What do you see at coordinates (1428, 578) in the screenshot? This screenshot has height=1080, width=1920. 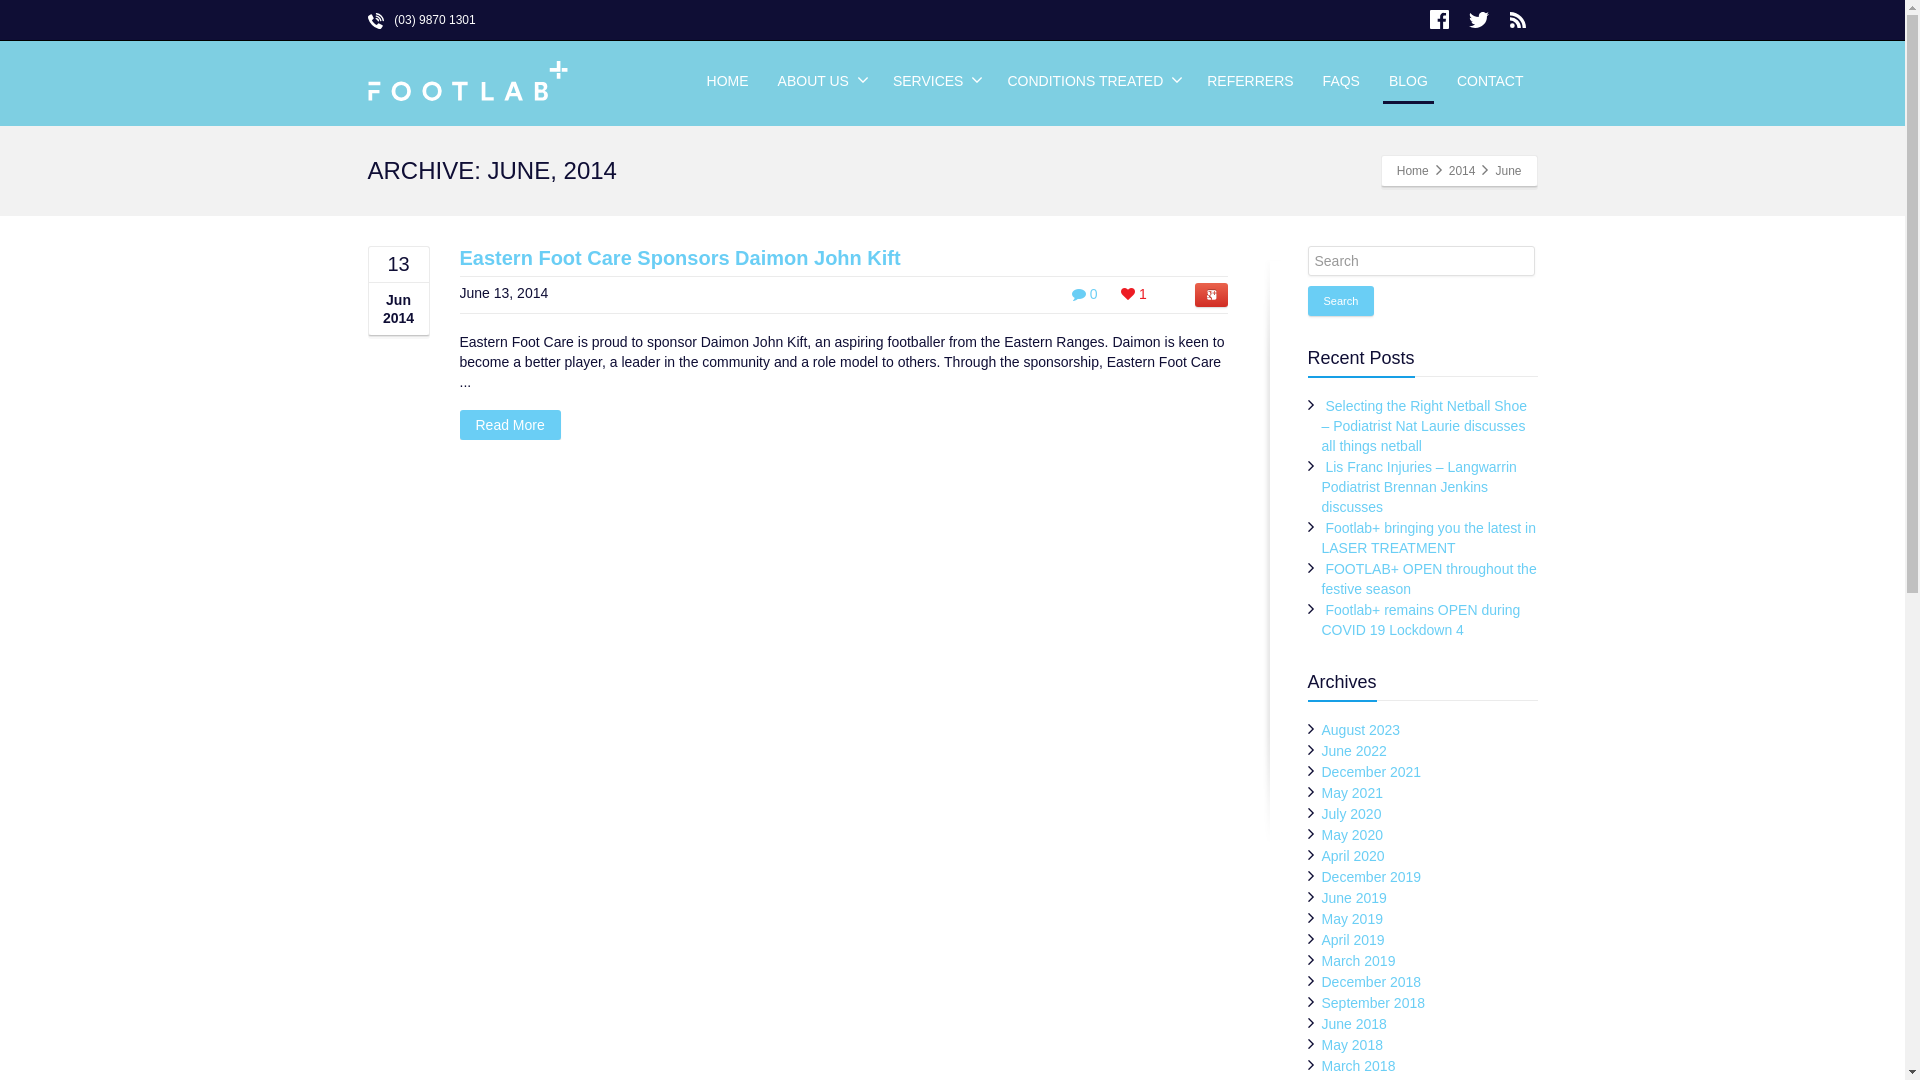 I see `'FOOTLAB+ OPEN throughout the festive season'` at bounding box center [1428, 578].